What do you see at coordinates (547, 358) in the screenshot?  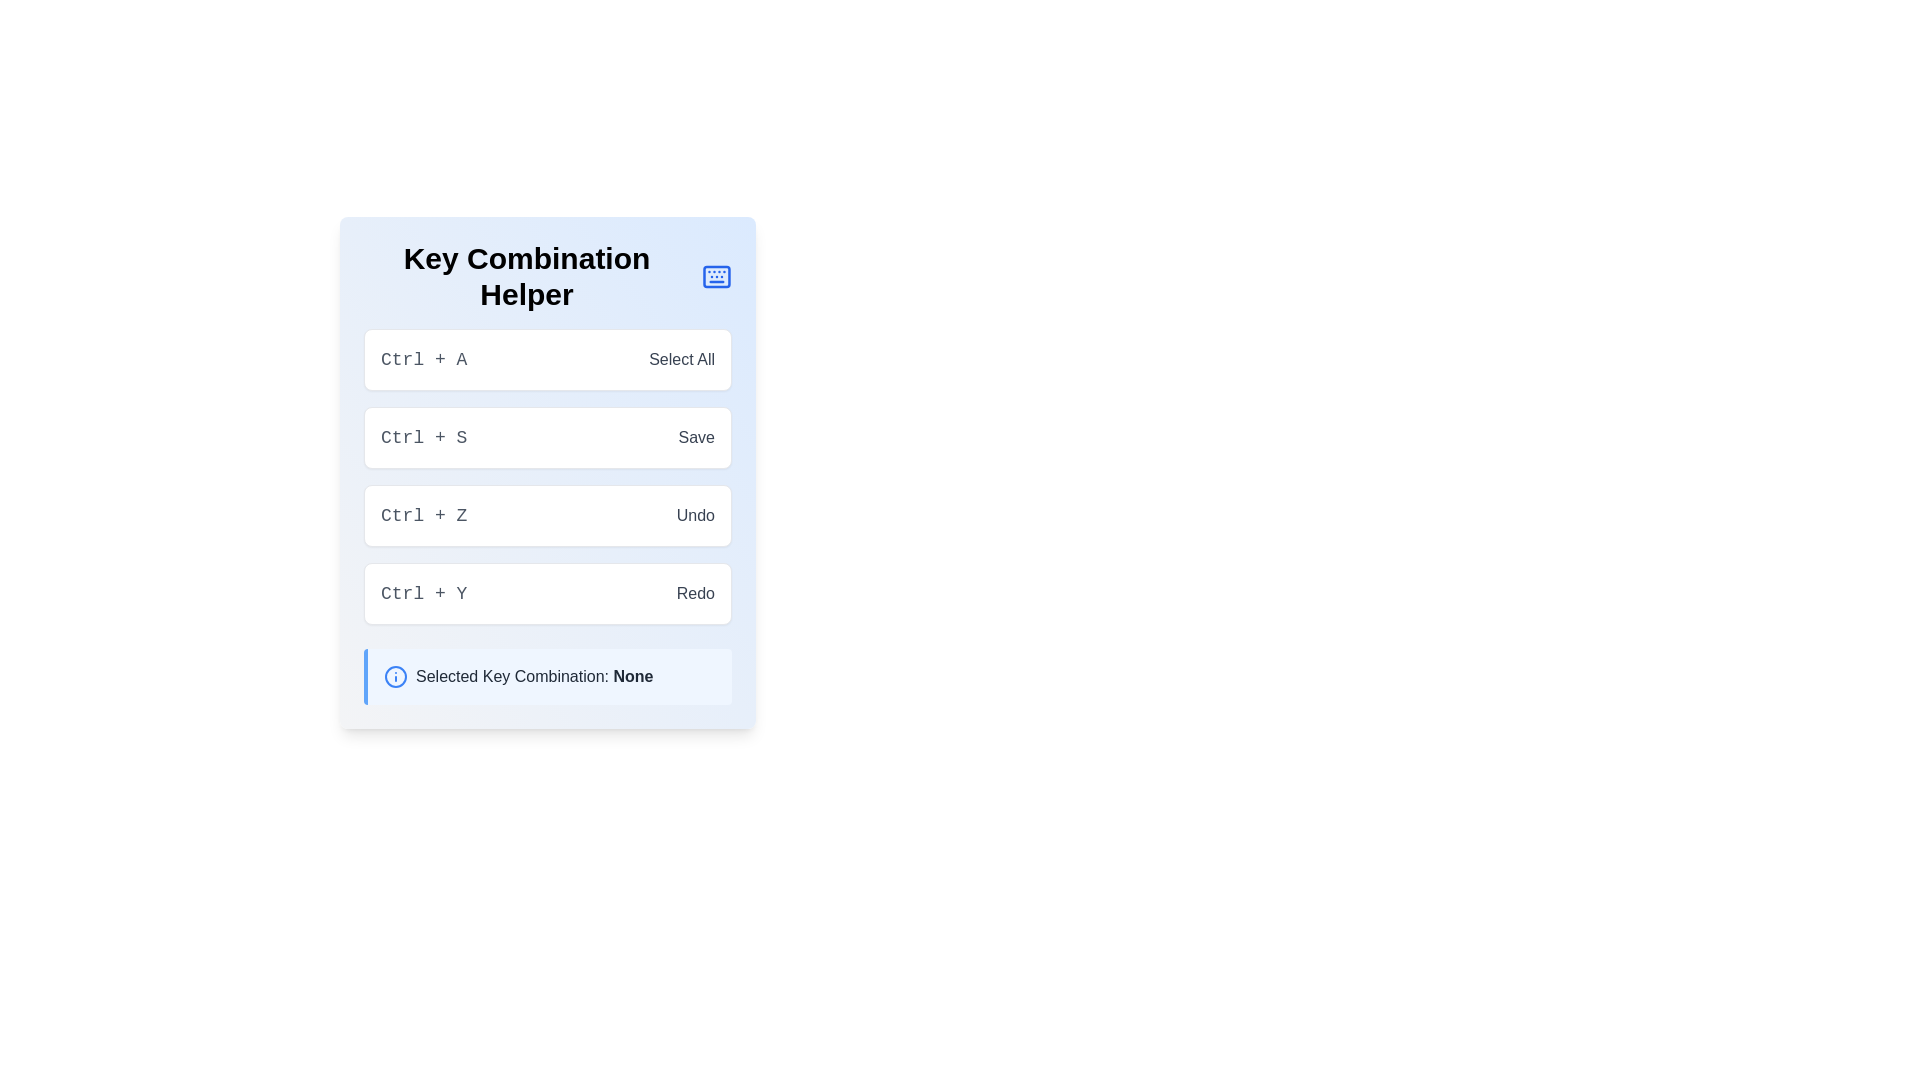 I see `the first Information display card in the vertical list that shows a keyboard shortcut and its functionality` at bounding box center [547, 358].